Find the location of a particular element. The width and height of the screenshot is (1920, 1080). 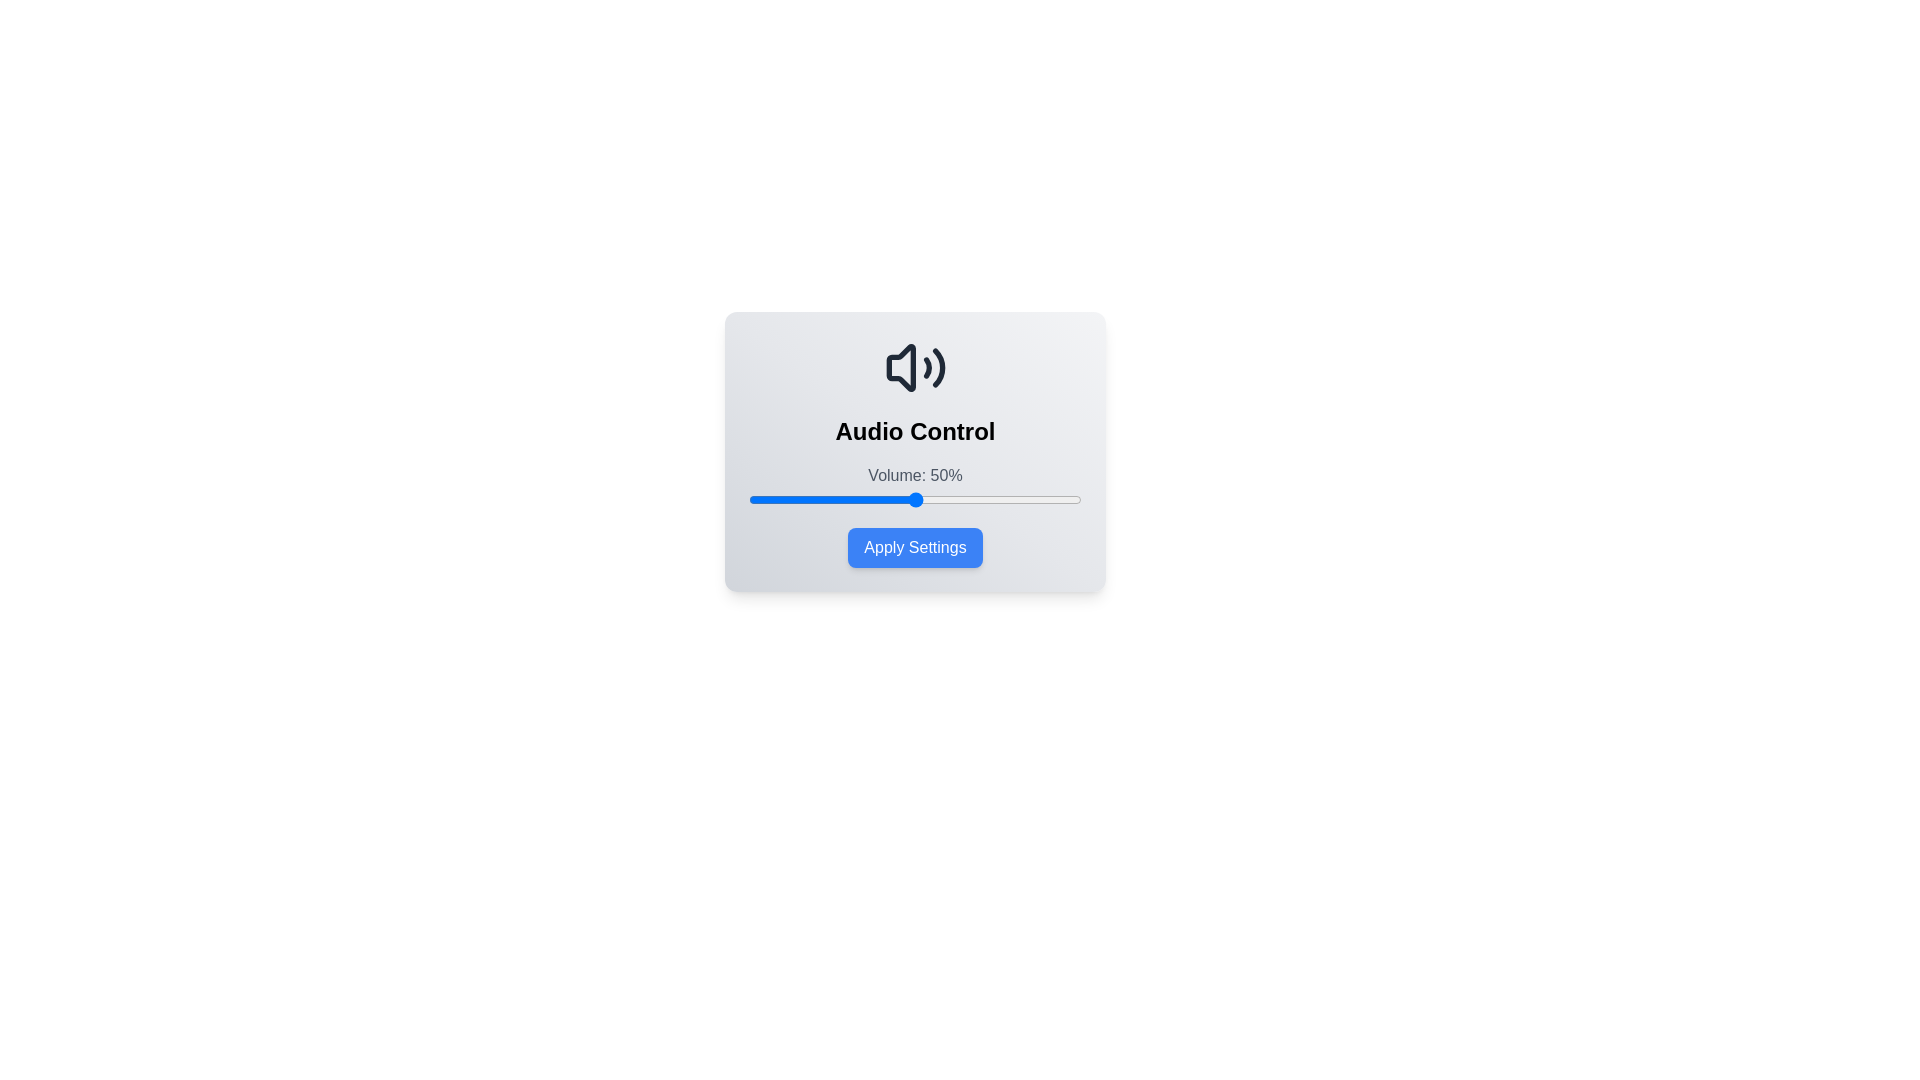

the audio control icon, which resembles a speaker emitting sound waves, located at the top-center of the 'Audio Control' dialog box is located at coordinates (914, 367).